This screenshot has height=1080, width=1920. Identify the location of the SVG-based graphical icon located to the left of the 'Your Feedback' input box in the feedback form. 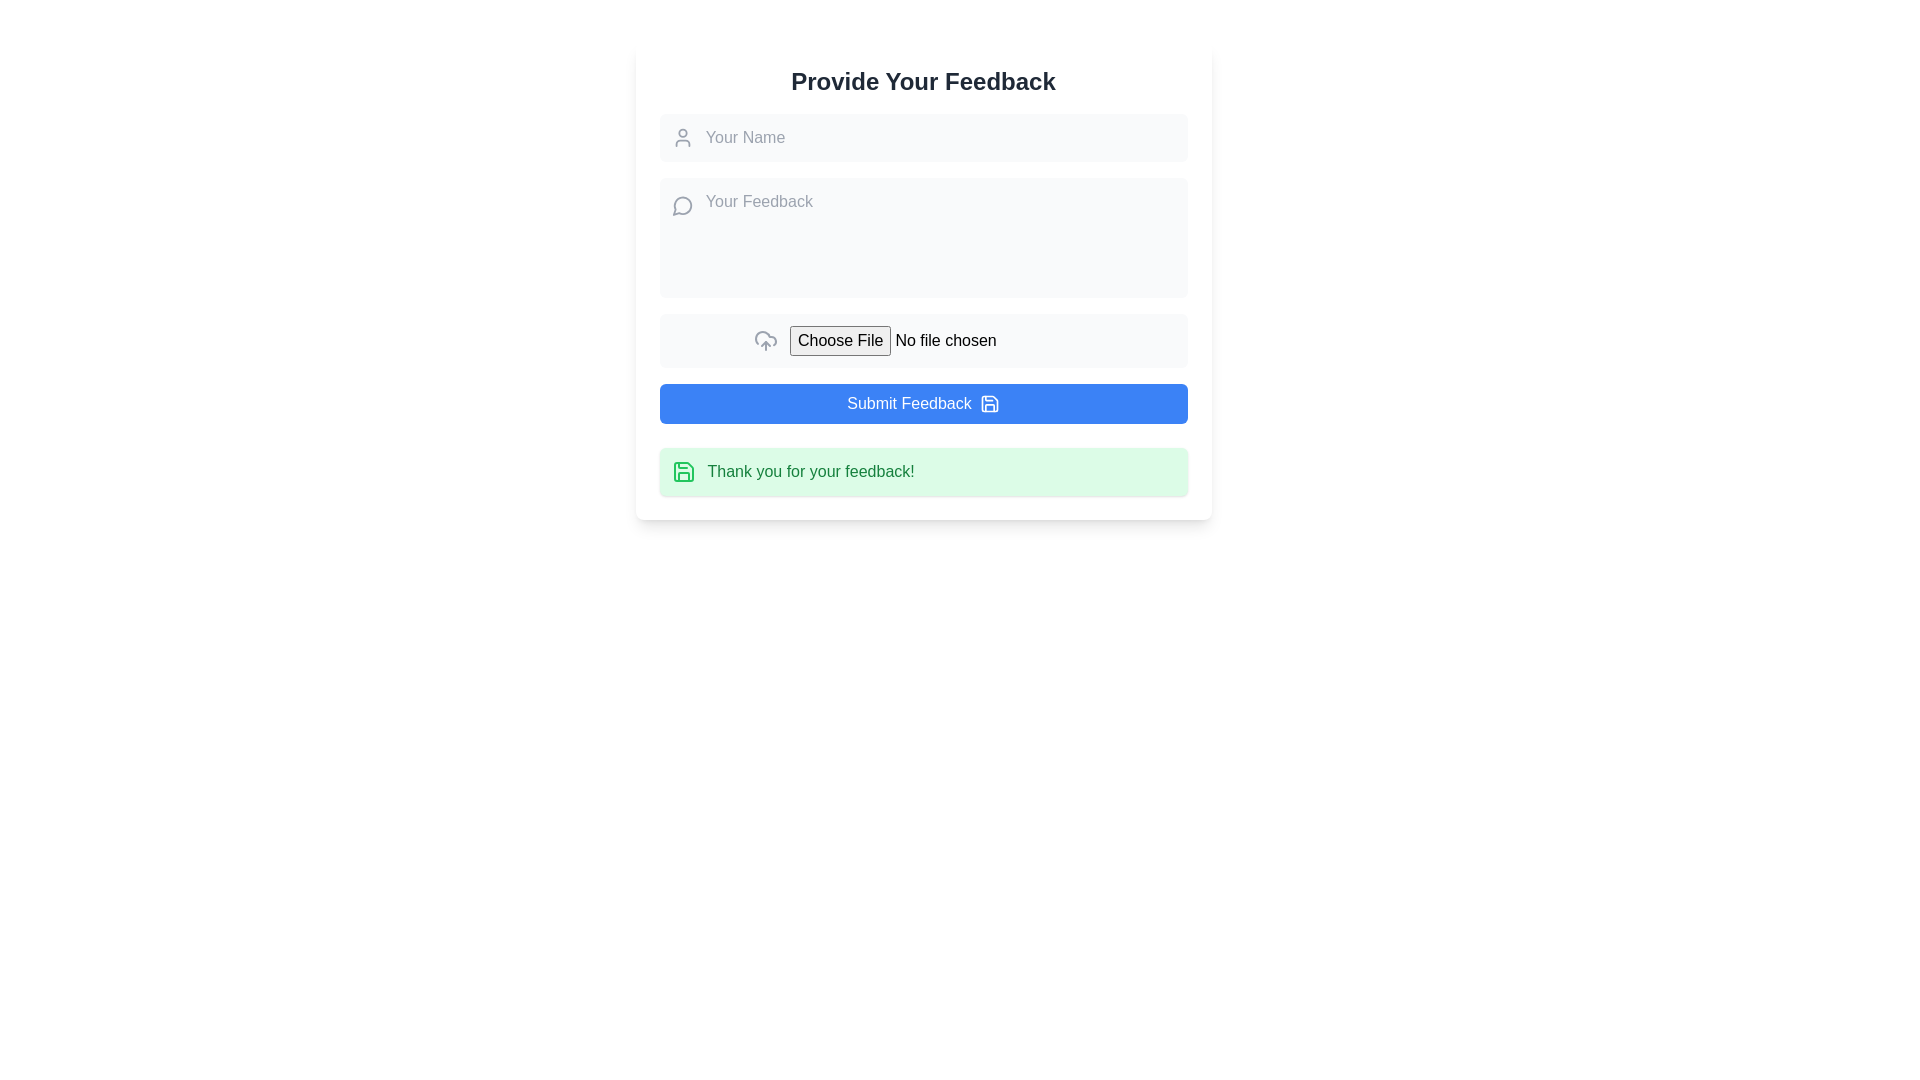
(682, 206).